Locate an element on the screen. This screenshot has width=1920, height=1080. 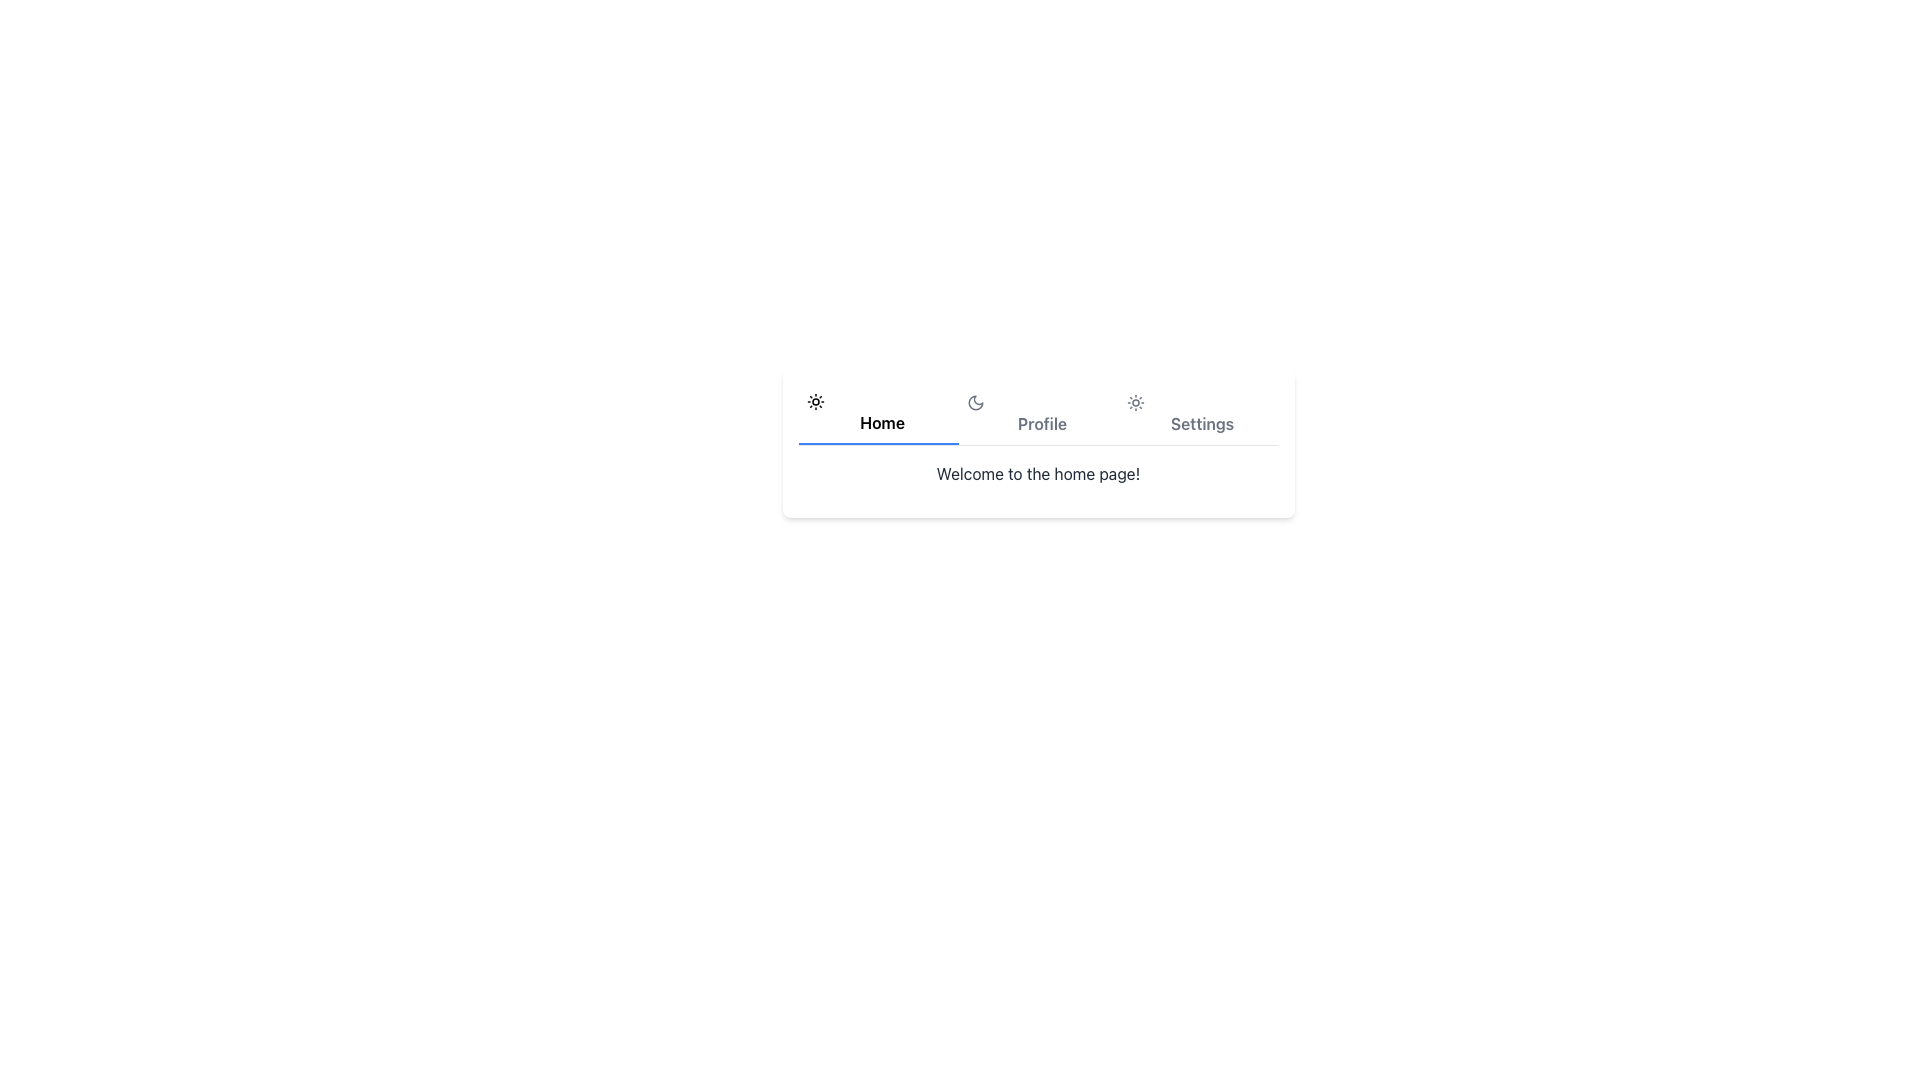
text label displaying 'Home' in a navigation menu, which is center-aligned and bold with a blue underline indicating active status is located at coordinates (881, 422).